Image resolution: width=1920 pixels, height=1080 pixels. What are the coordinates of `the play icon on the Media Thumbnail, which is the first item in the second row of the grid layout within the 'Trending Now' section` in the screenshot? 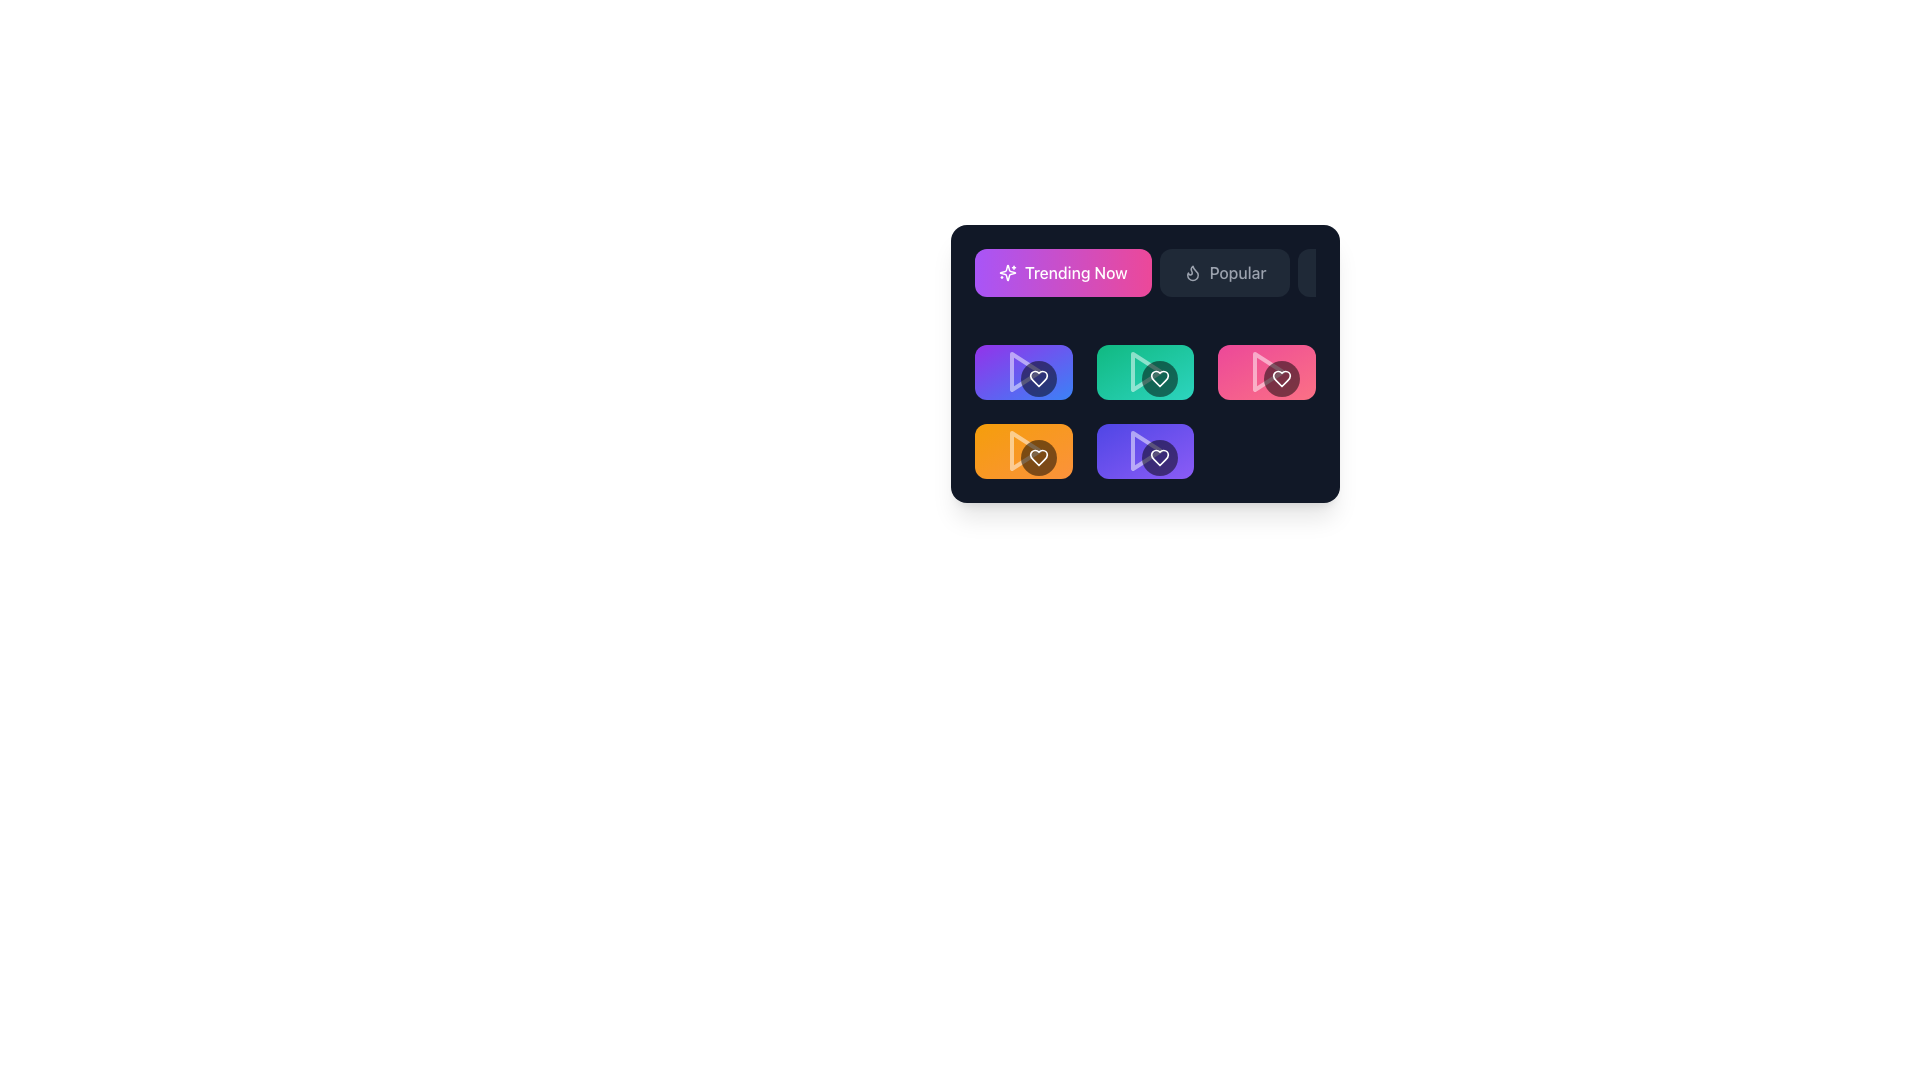 It's located at (1023, 372).